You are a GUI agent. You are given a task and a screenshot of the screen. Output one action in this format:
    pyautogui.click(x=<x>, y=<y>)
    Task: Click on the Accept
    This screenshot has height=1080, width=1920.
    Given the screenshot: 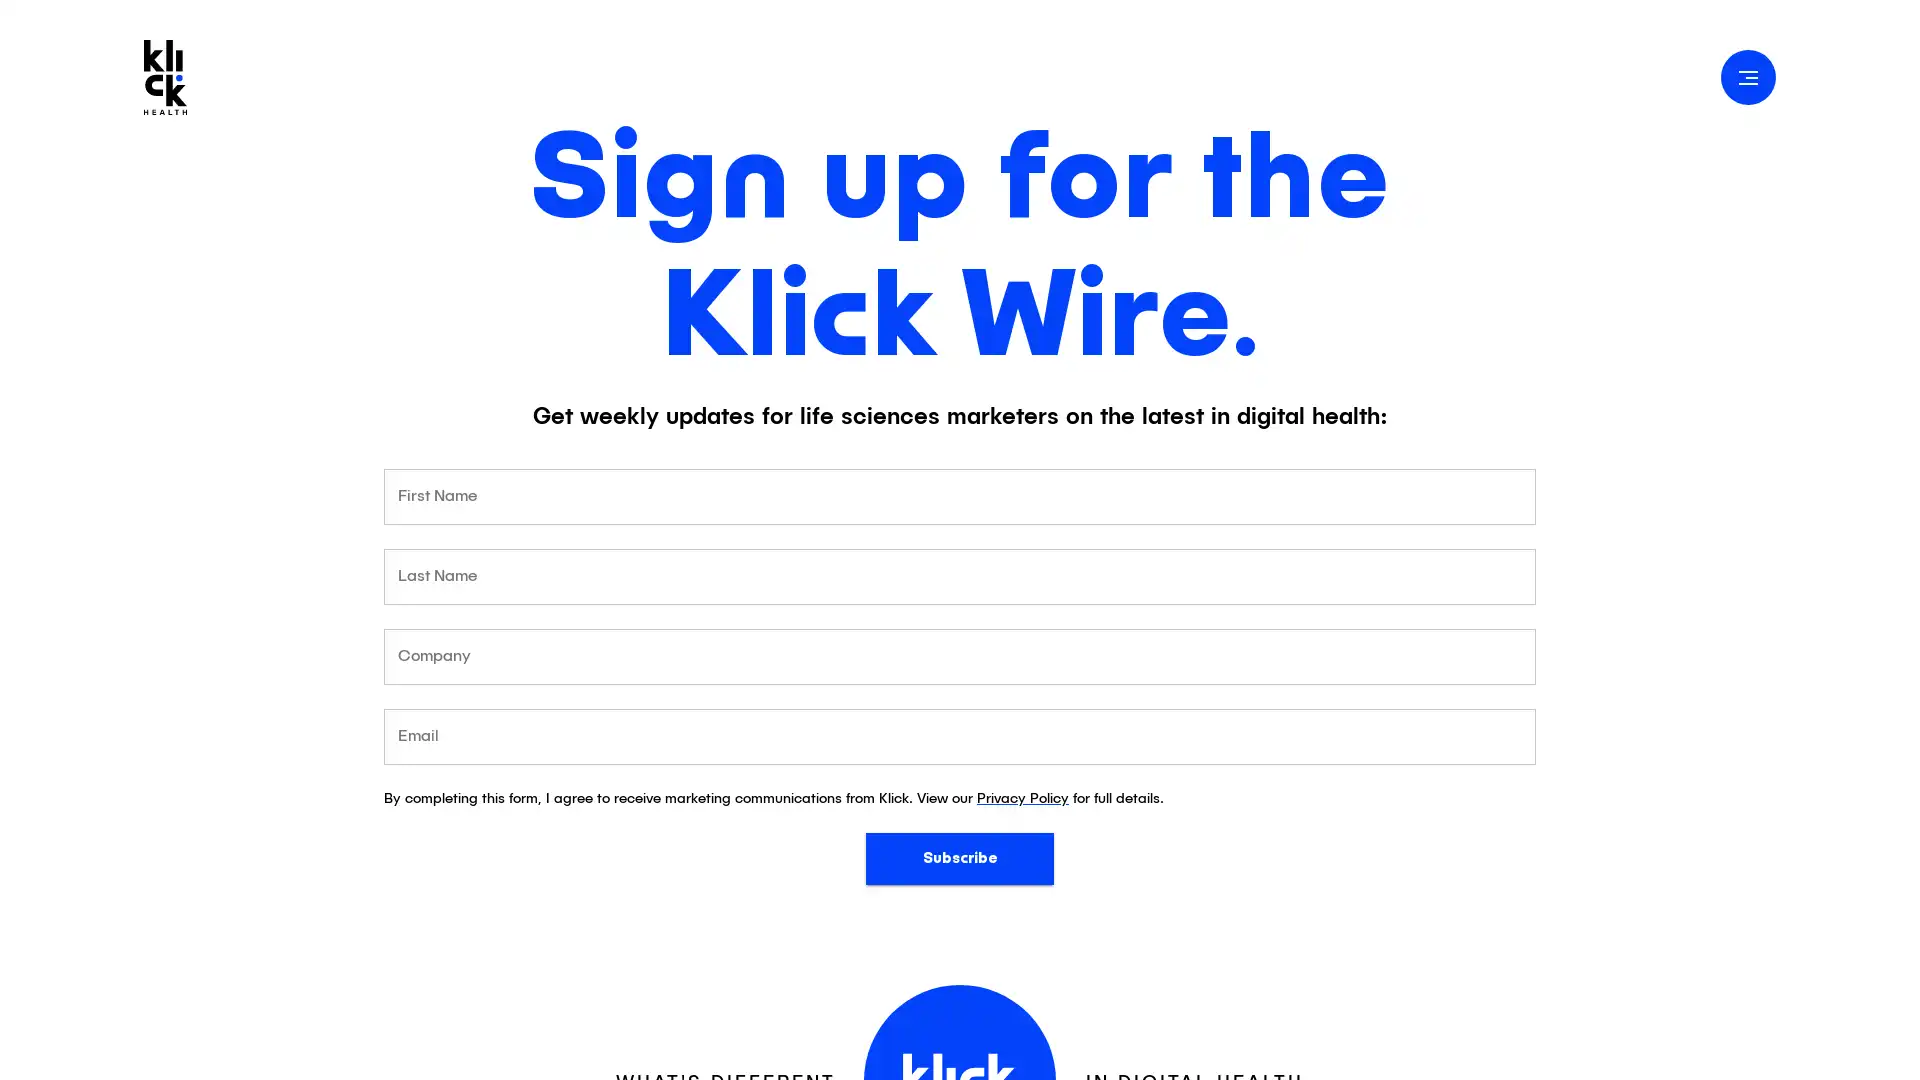 What is the action you would take?
    pyautogui.click(x=1725, y=1040)
    